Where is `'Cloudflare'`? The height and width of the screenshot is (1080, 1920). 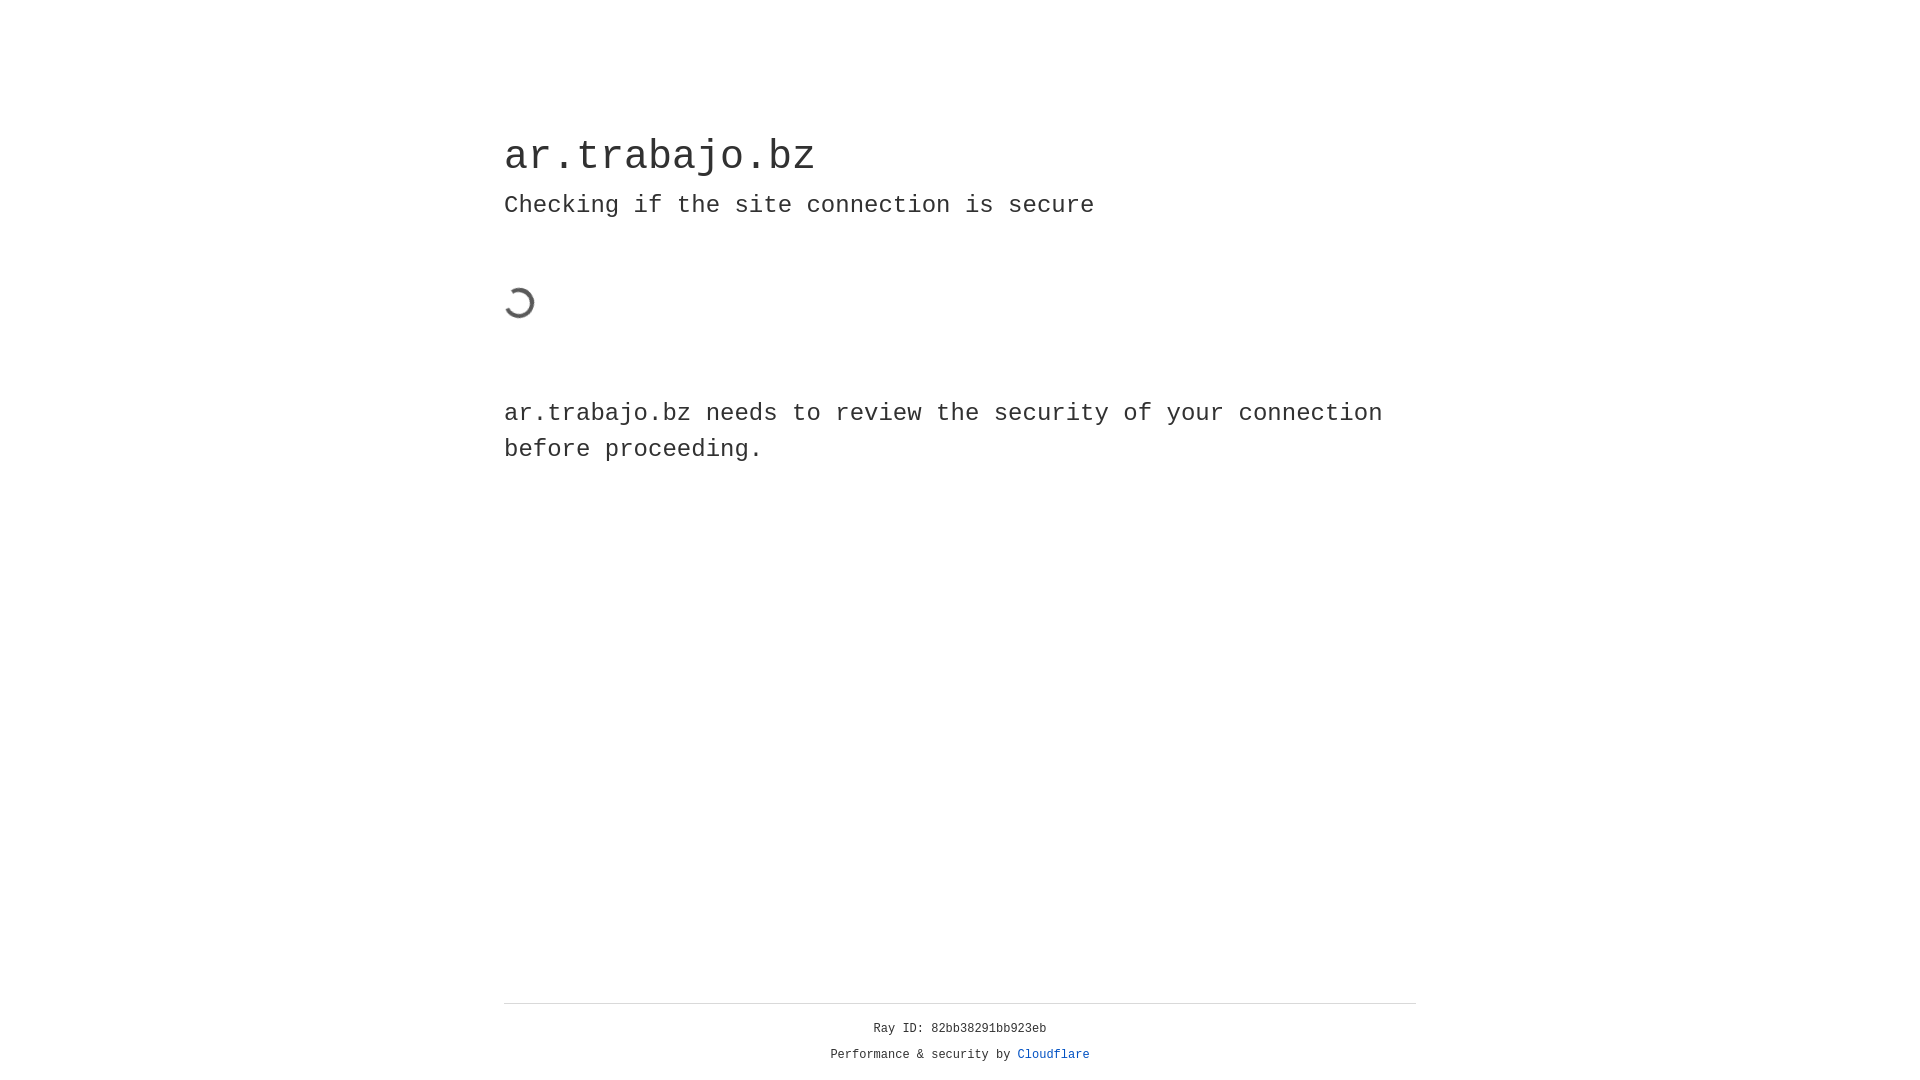
'Cloudflare' is located at coordinates (1053, 1054).